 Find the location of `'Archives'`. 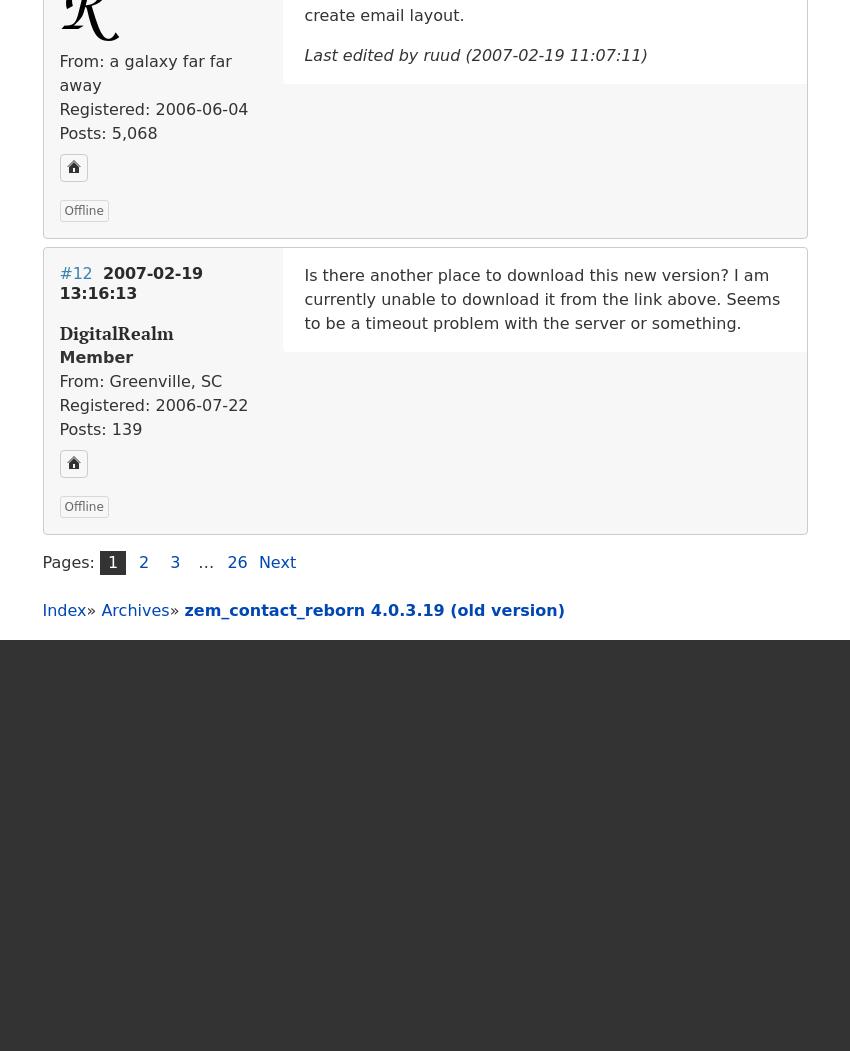

'Archives' is located at coordinates (134, 608).